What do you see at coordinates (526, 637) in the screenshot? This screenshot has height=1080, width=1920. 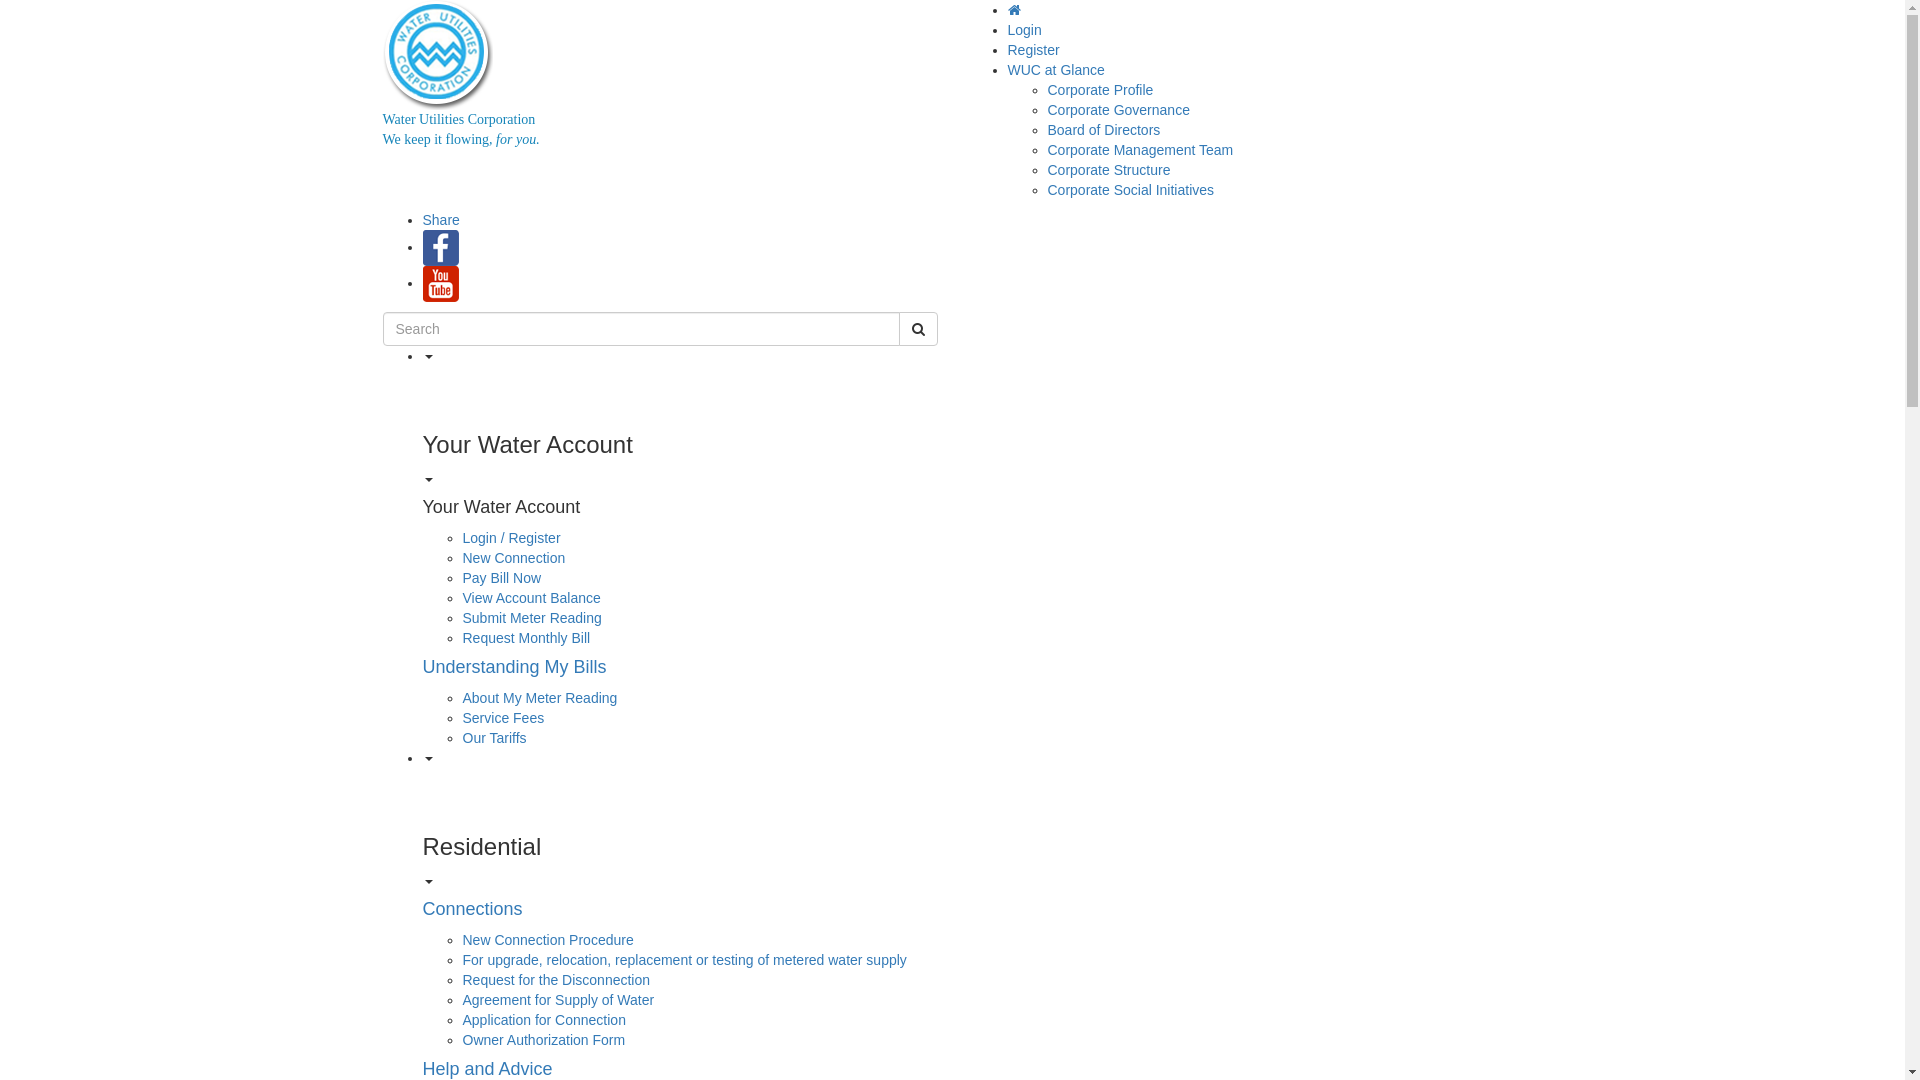 I see `'Request Monthly Bill'` at bounding box center [526, 637].